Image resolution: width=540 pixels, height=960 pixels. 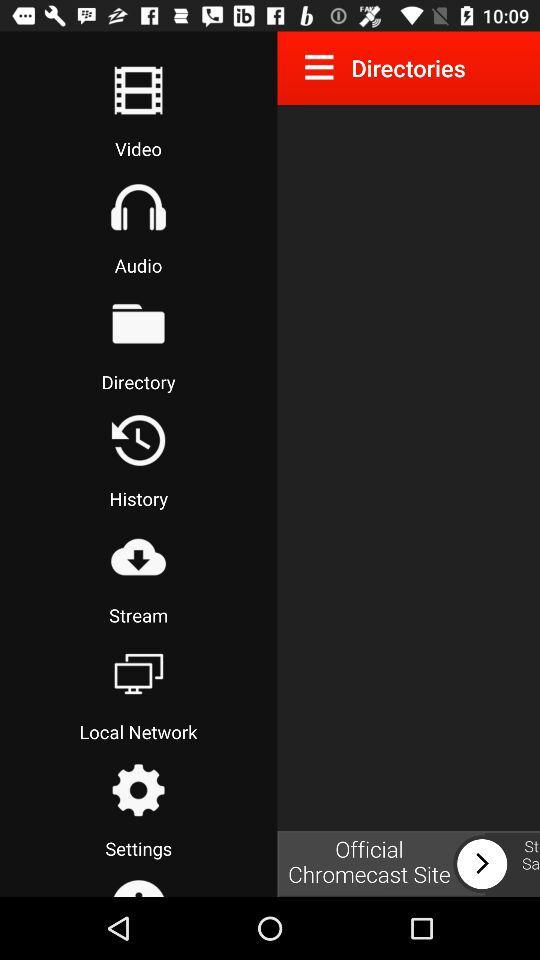 I want to click on the settings icon, so click(x=137, y=790).